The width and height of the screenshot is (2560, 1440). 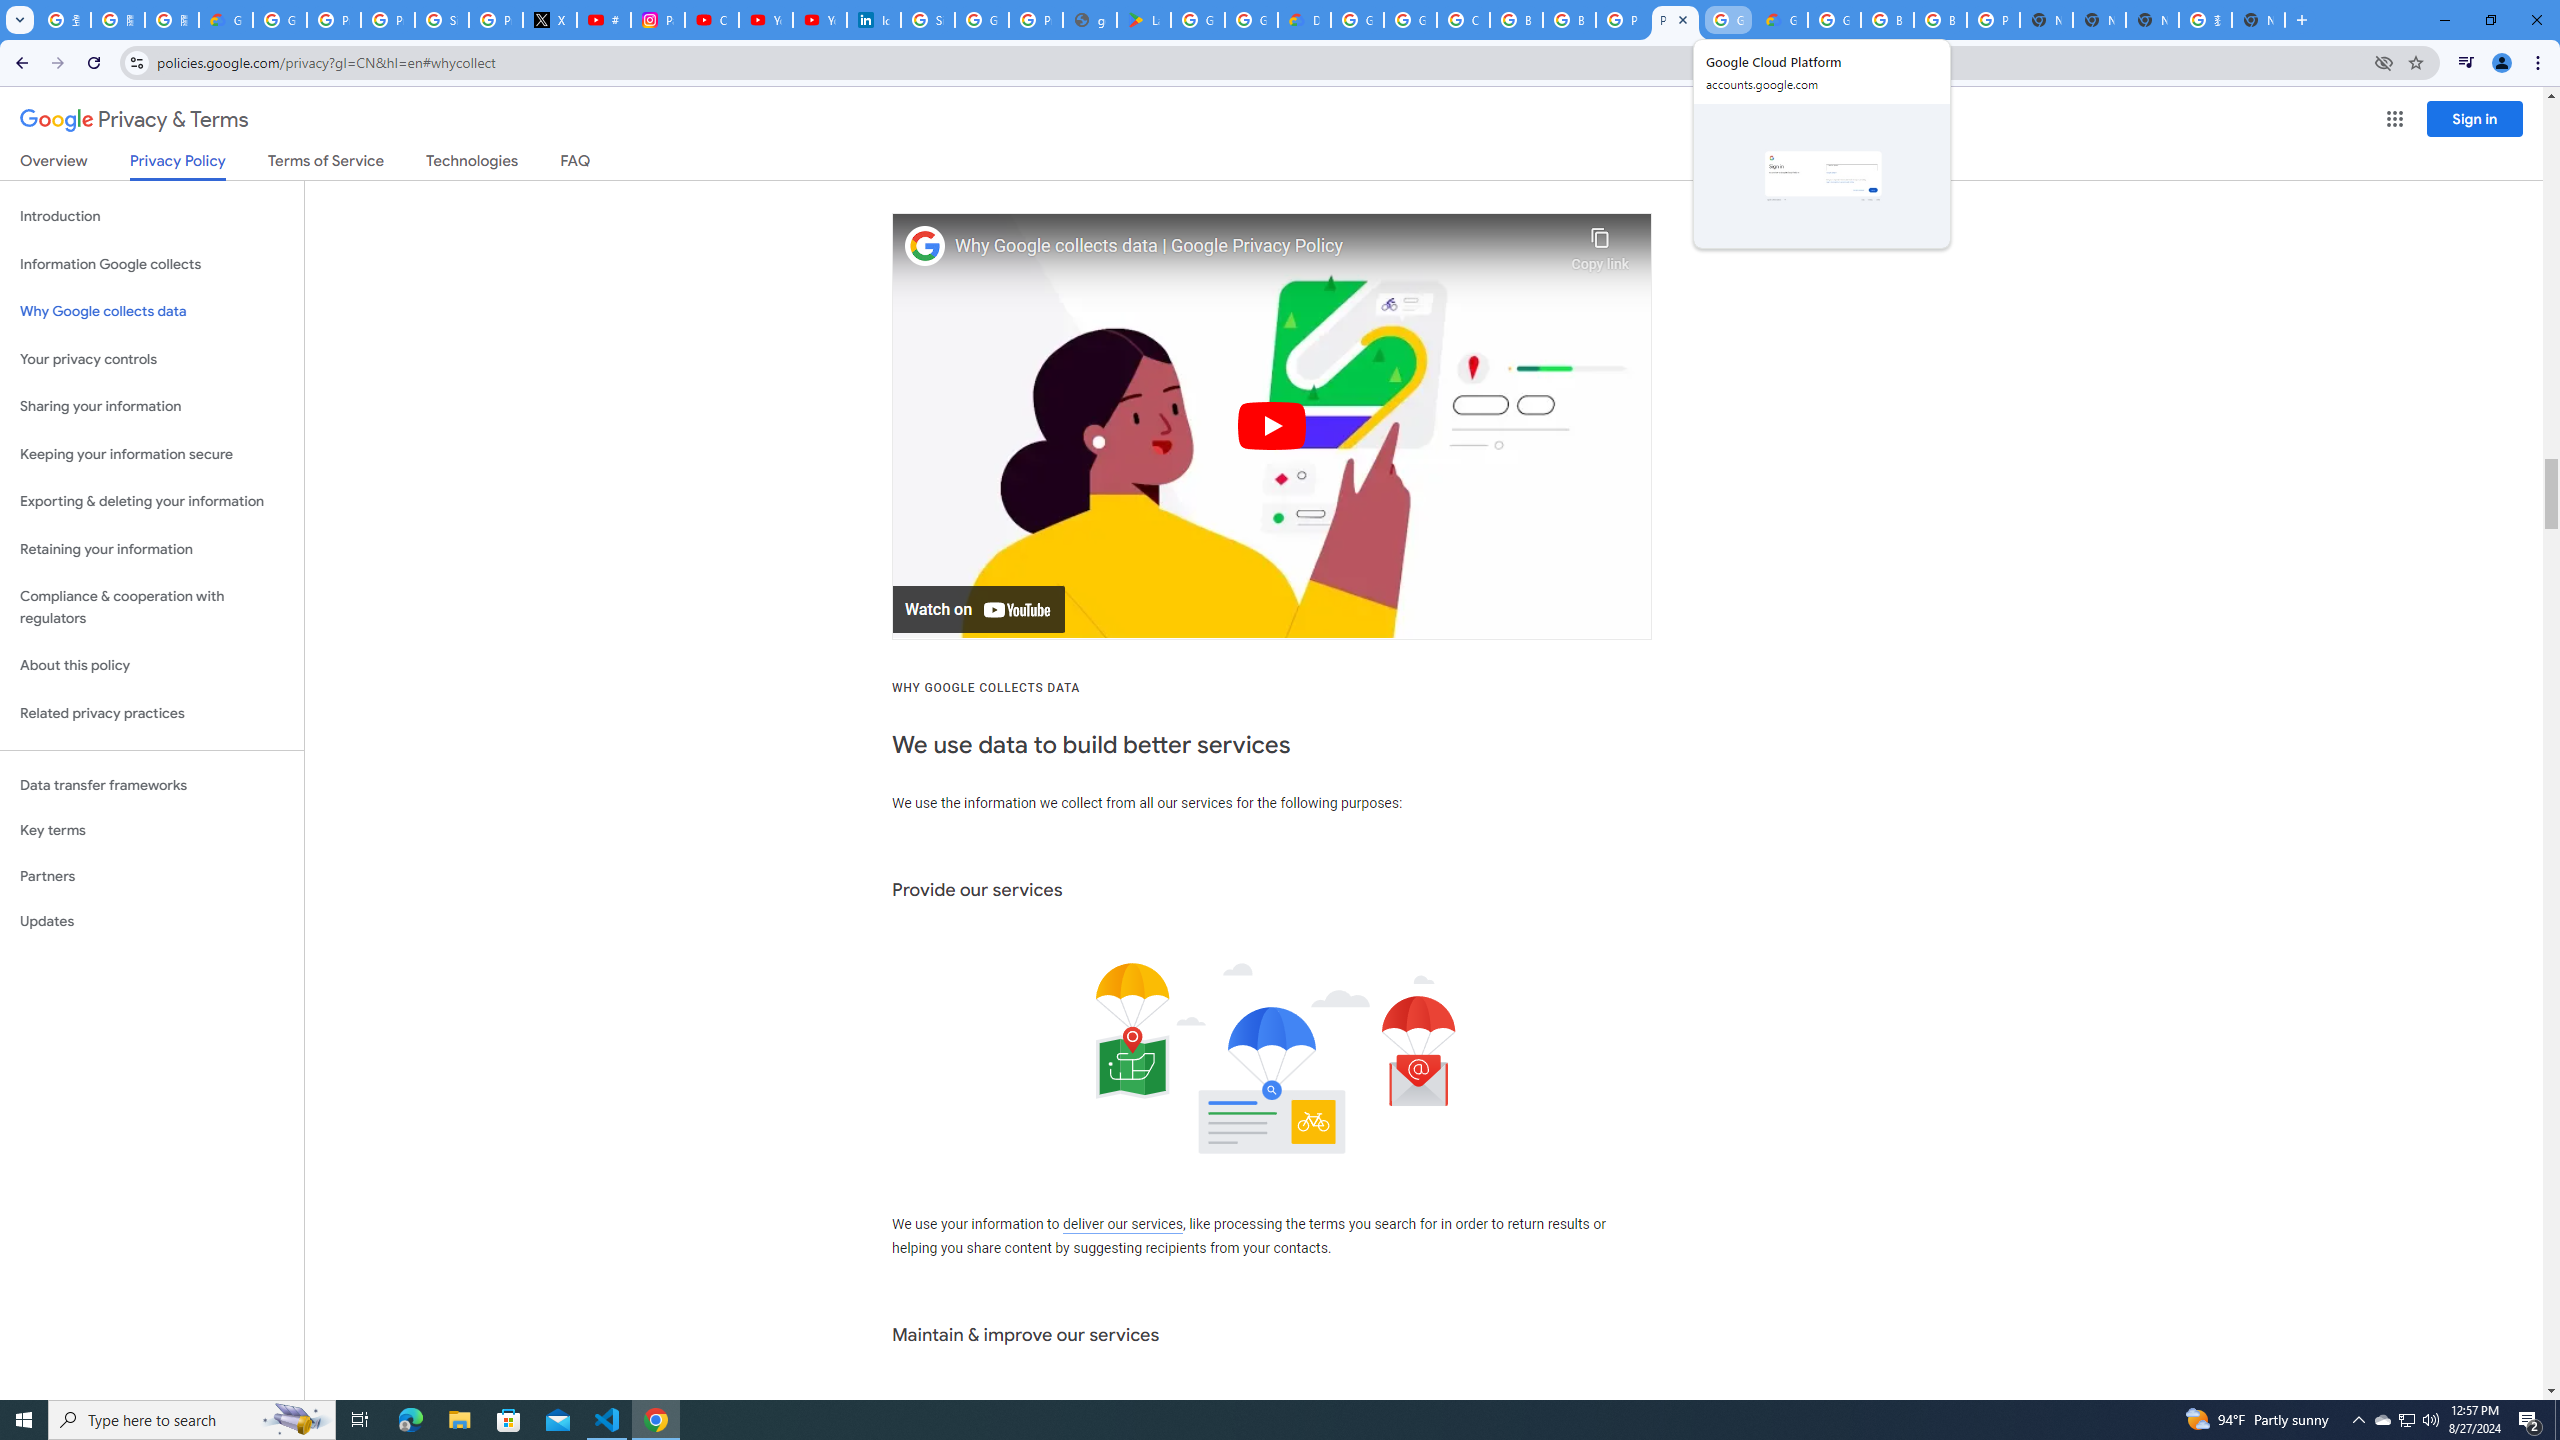 I want to click on 'Compliance & cooperation with regulators', so click(x=151, y=608).